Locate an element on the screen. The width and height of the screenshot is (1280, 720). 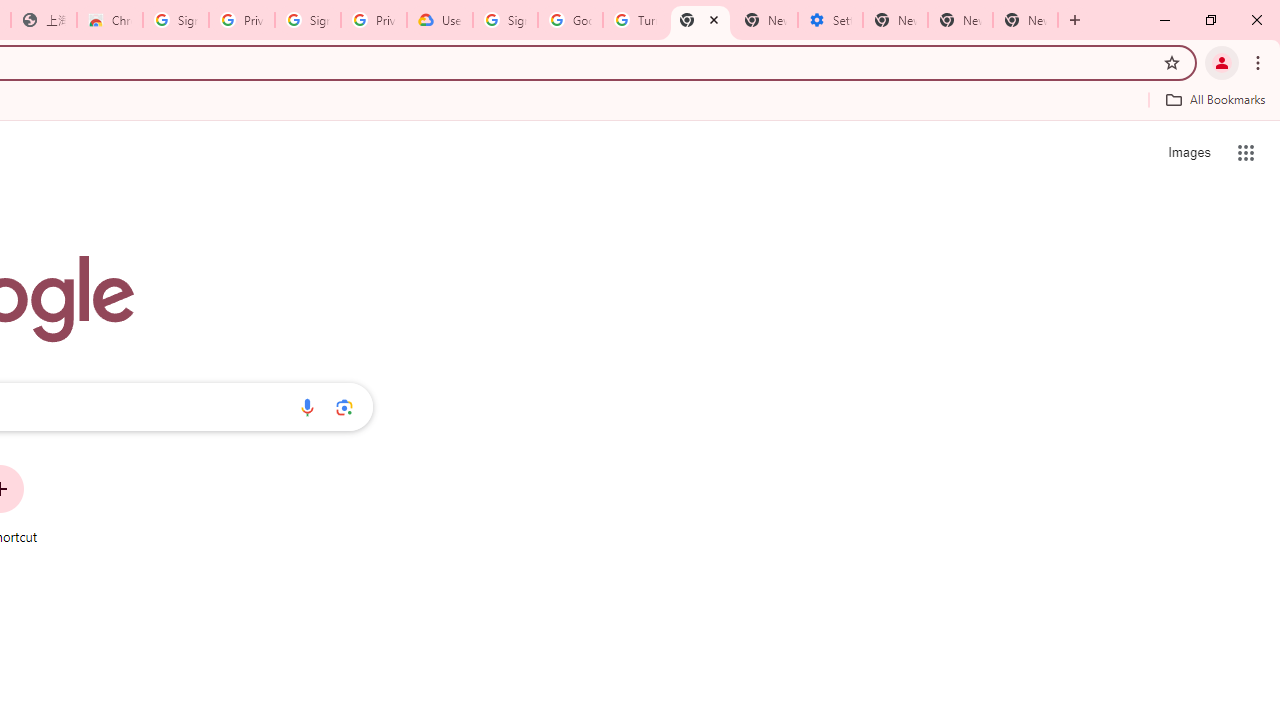
'Search by image' is located at coordinates (344, 406).